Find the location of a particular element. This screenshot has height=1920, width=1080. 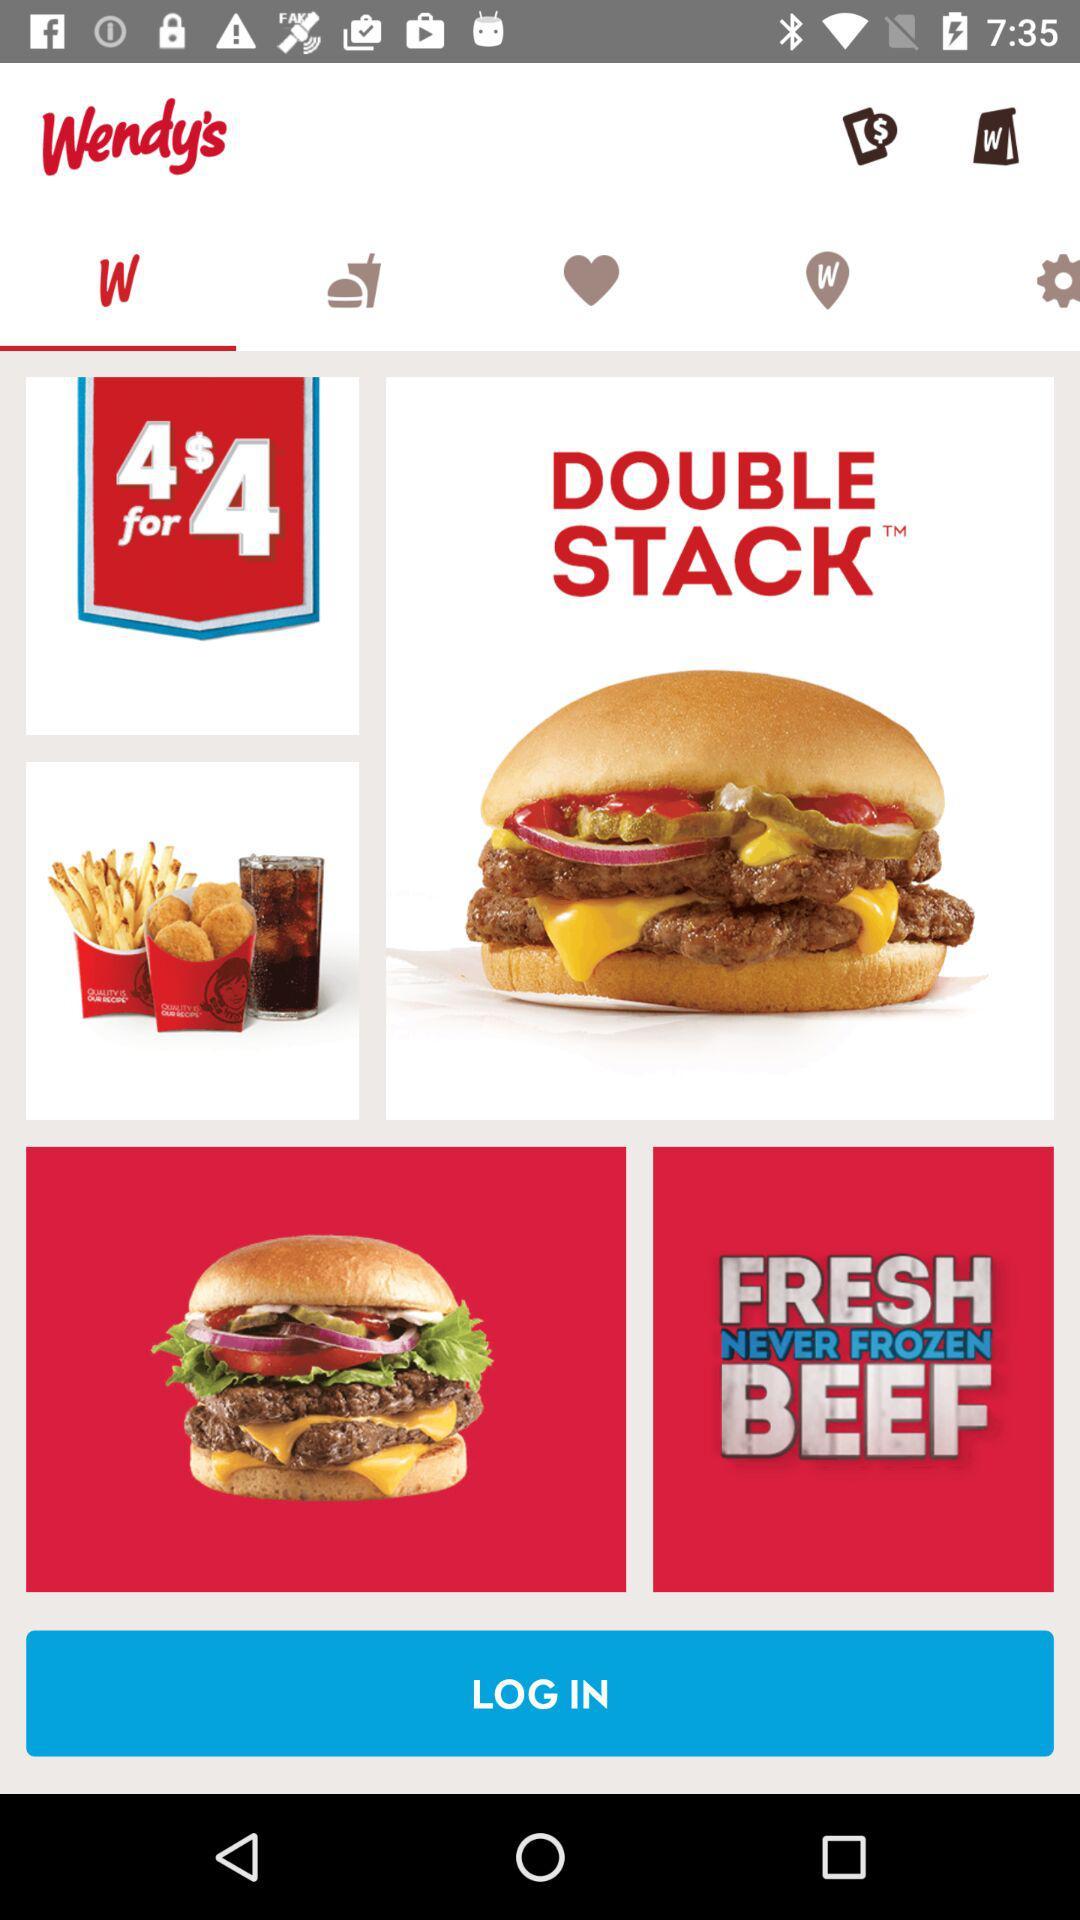

goes to options is located at coordinates (1012, 279).